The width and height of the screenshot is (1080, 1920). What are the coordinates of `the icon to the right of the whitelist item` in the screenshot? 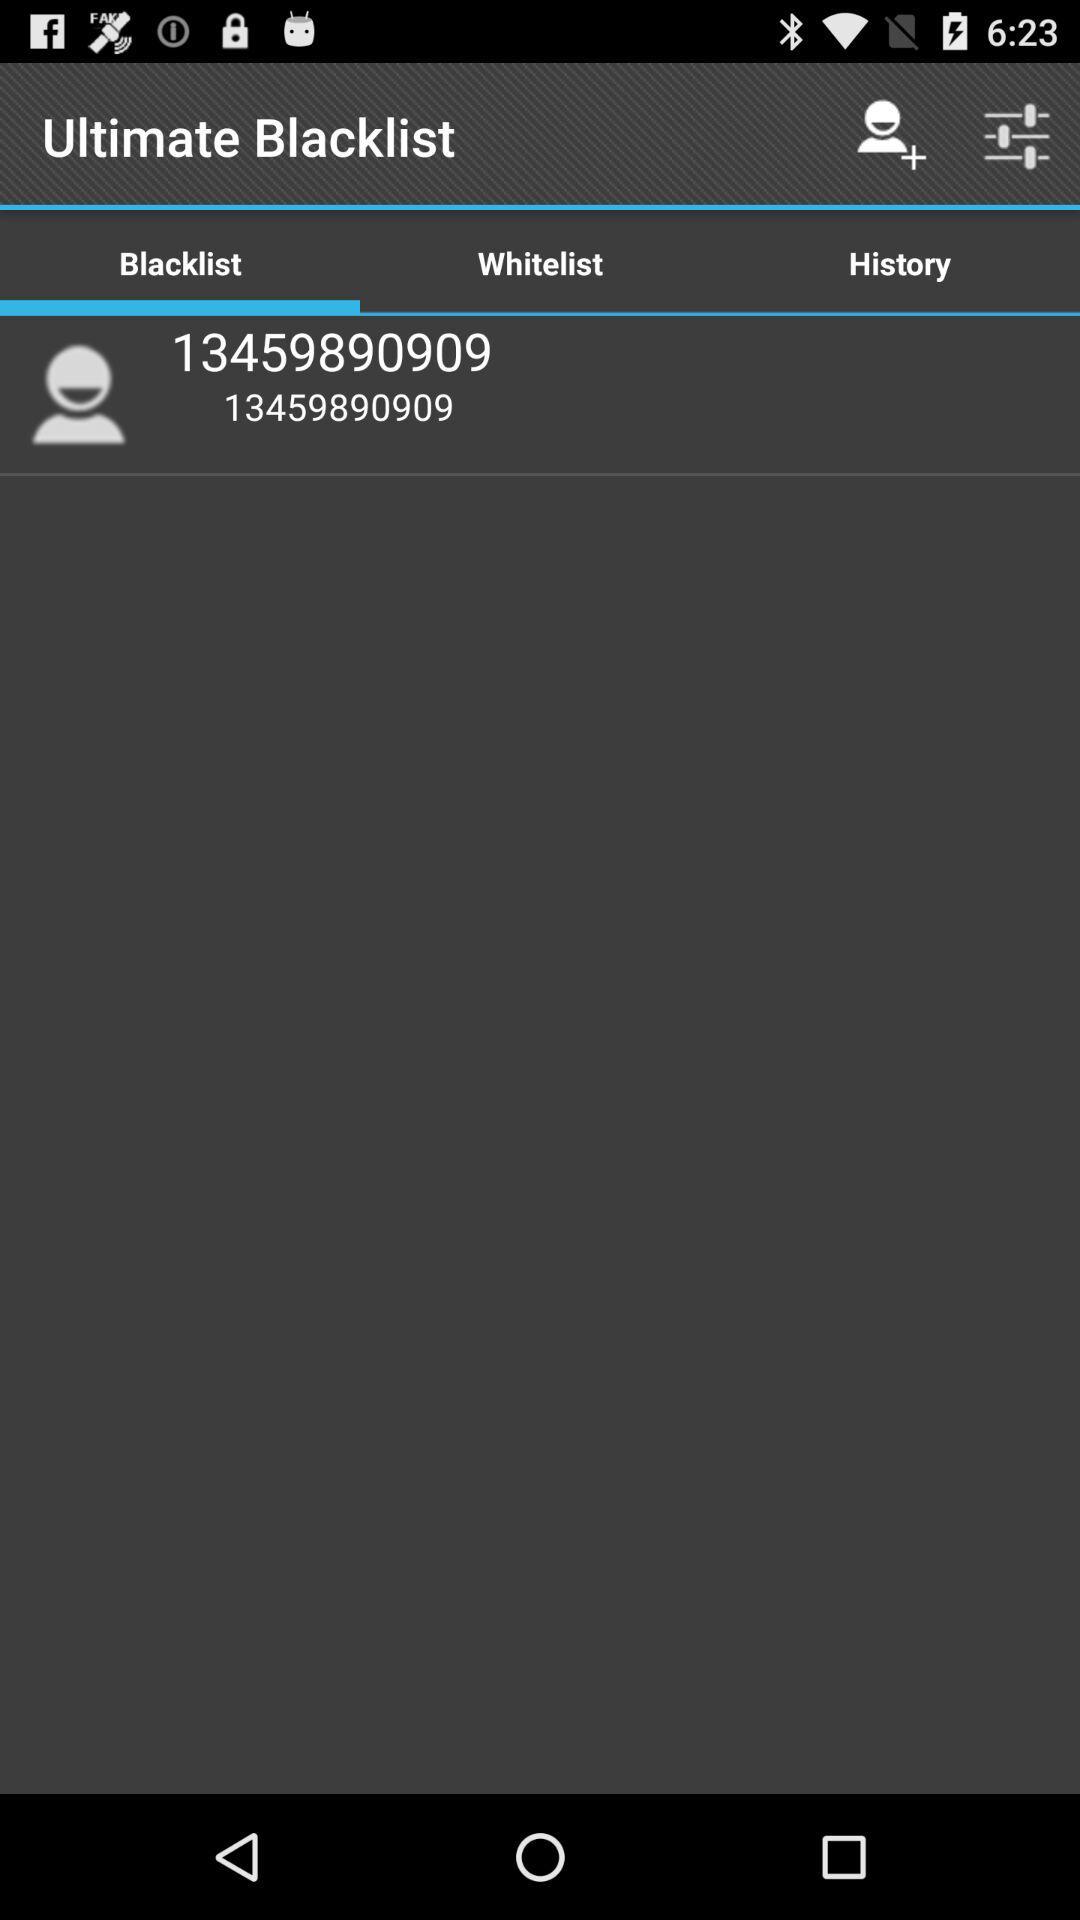 It's located at (890, 135).